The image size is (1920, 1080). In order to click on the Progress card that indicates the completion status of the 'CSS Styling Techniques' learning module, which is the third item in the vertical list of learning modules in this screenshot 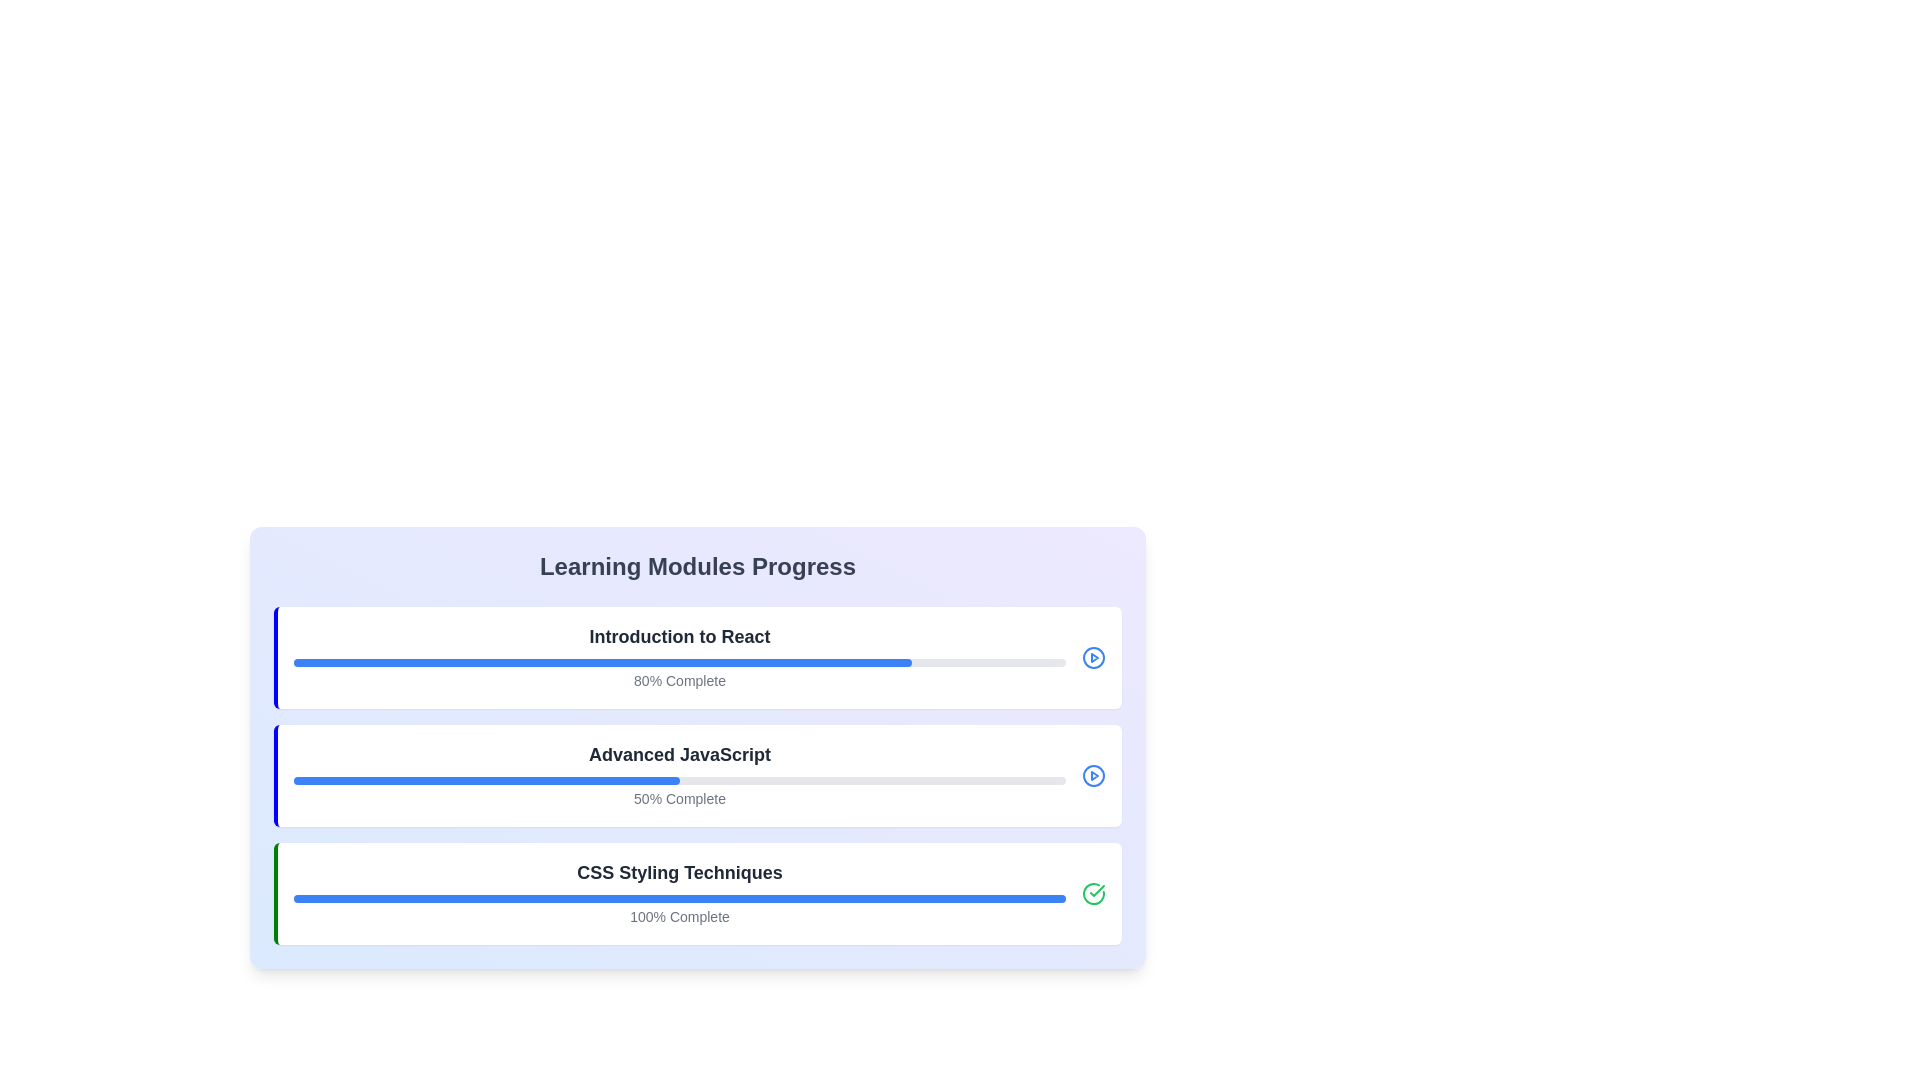, I will do `click(697, 893)`.